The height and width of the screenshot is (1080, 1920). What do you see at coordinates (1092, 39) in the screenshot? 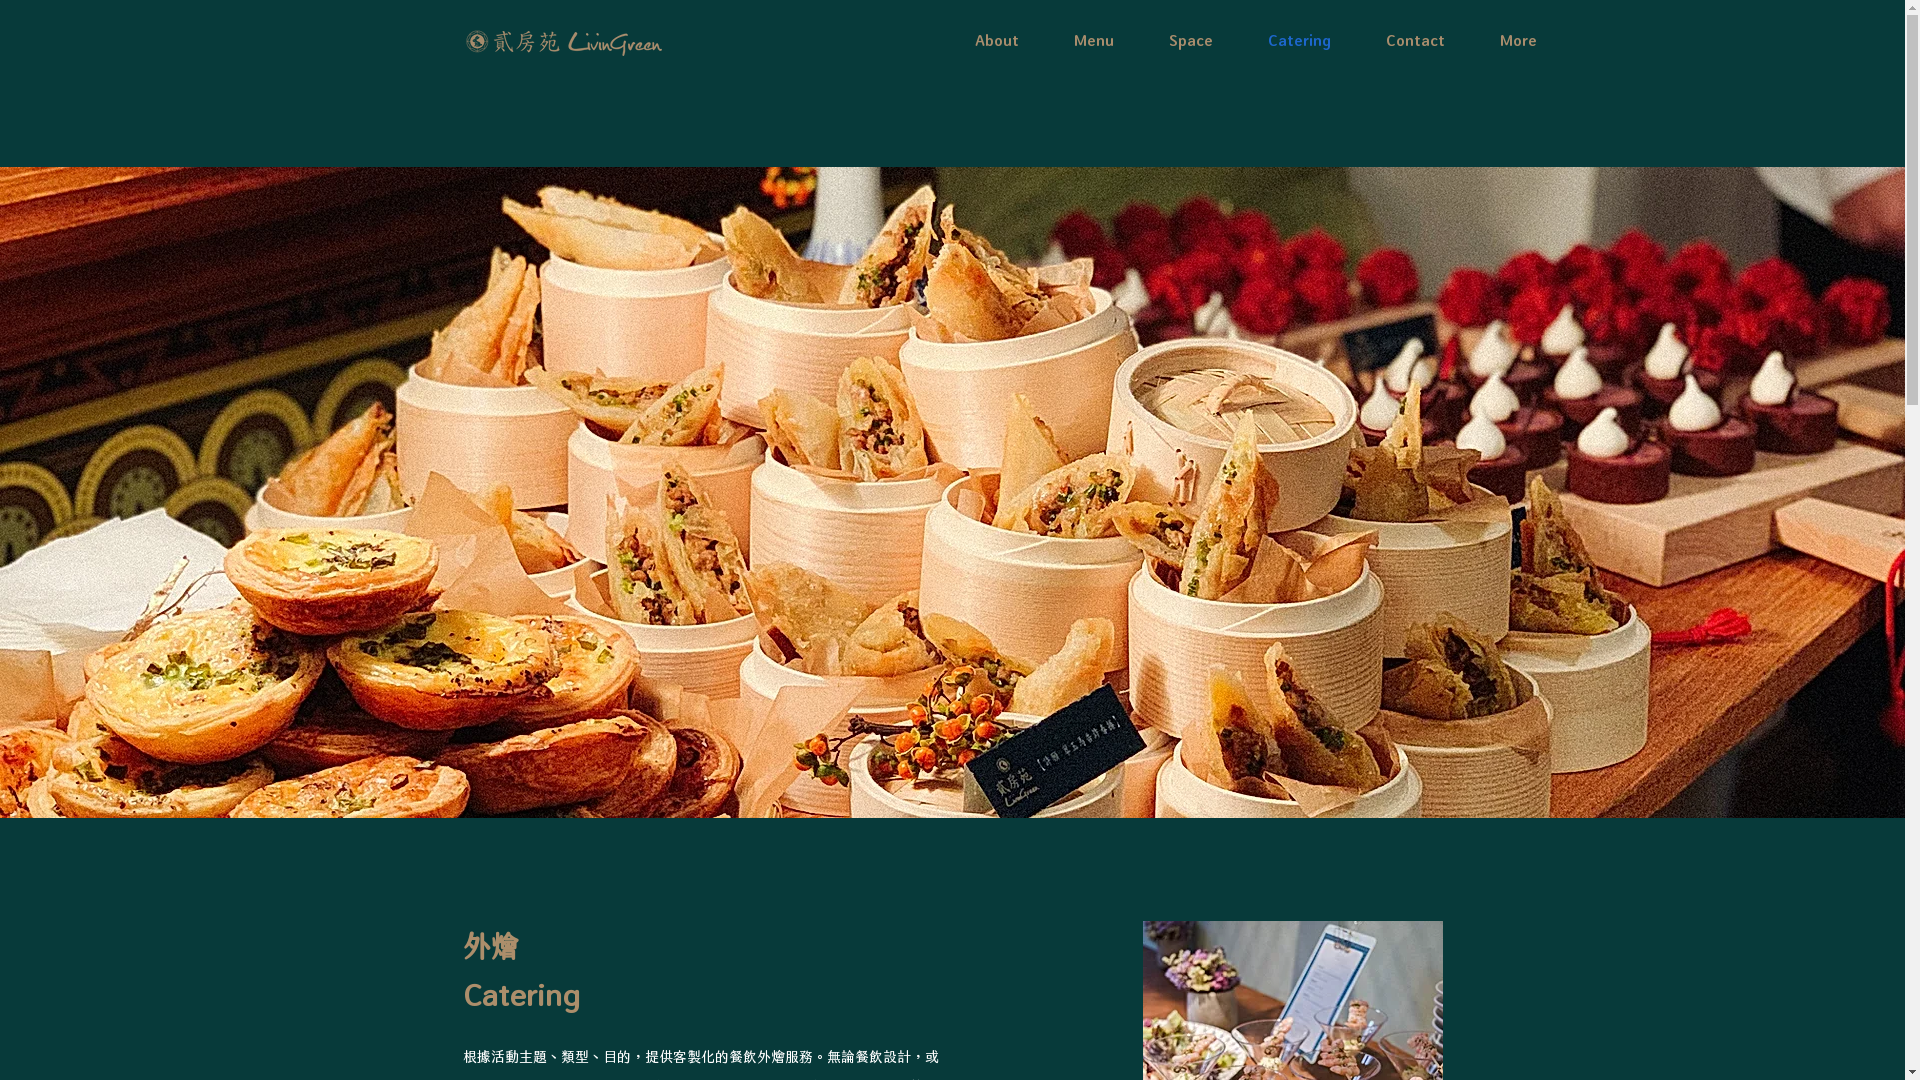
I see `'Menu'` at bounding box center [1092, 39].